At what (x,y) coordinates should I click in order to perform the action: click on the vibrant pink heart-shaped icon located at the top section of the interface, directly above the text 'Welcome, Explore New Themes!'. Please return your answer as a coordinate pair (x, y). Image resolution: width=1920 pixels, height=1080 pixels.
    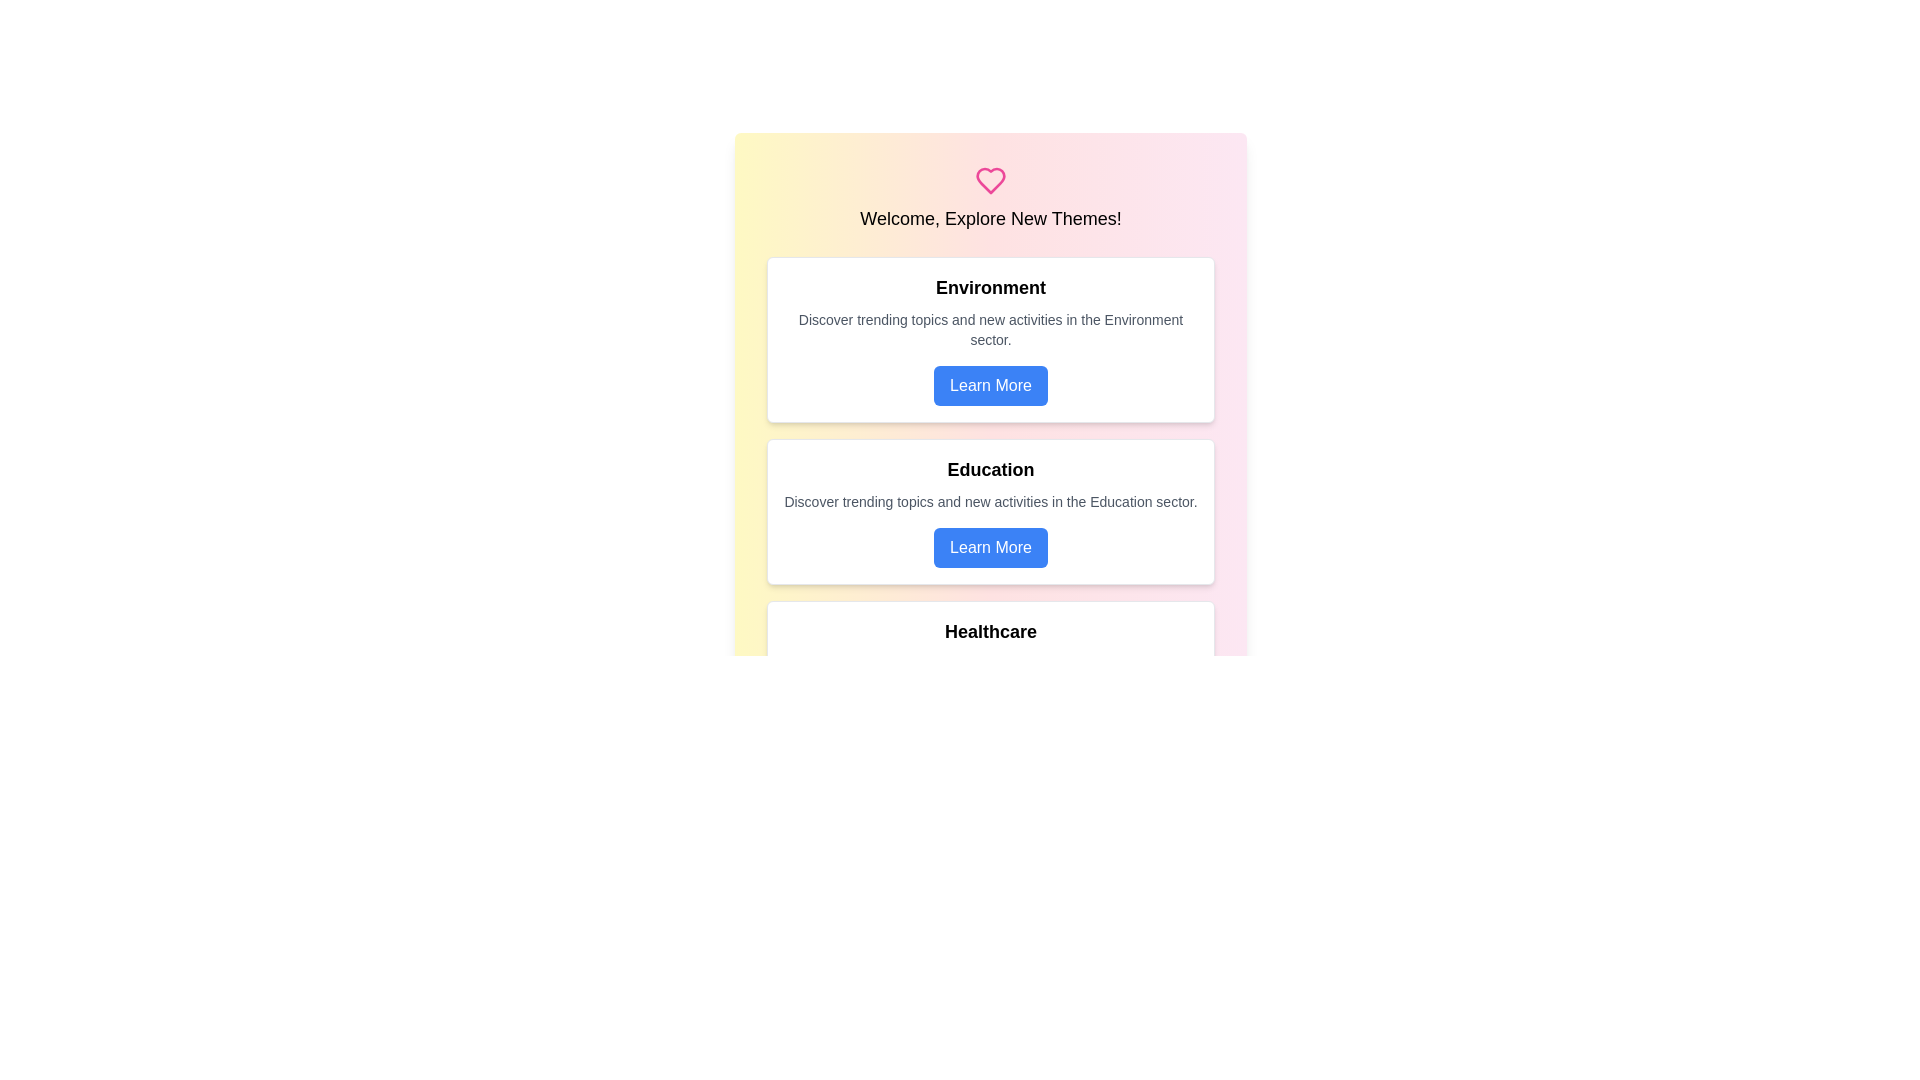
    Looking at the image, I should click on (990, 181).